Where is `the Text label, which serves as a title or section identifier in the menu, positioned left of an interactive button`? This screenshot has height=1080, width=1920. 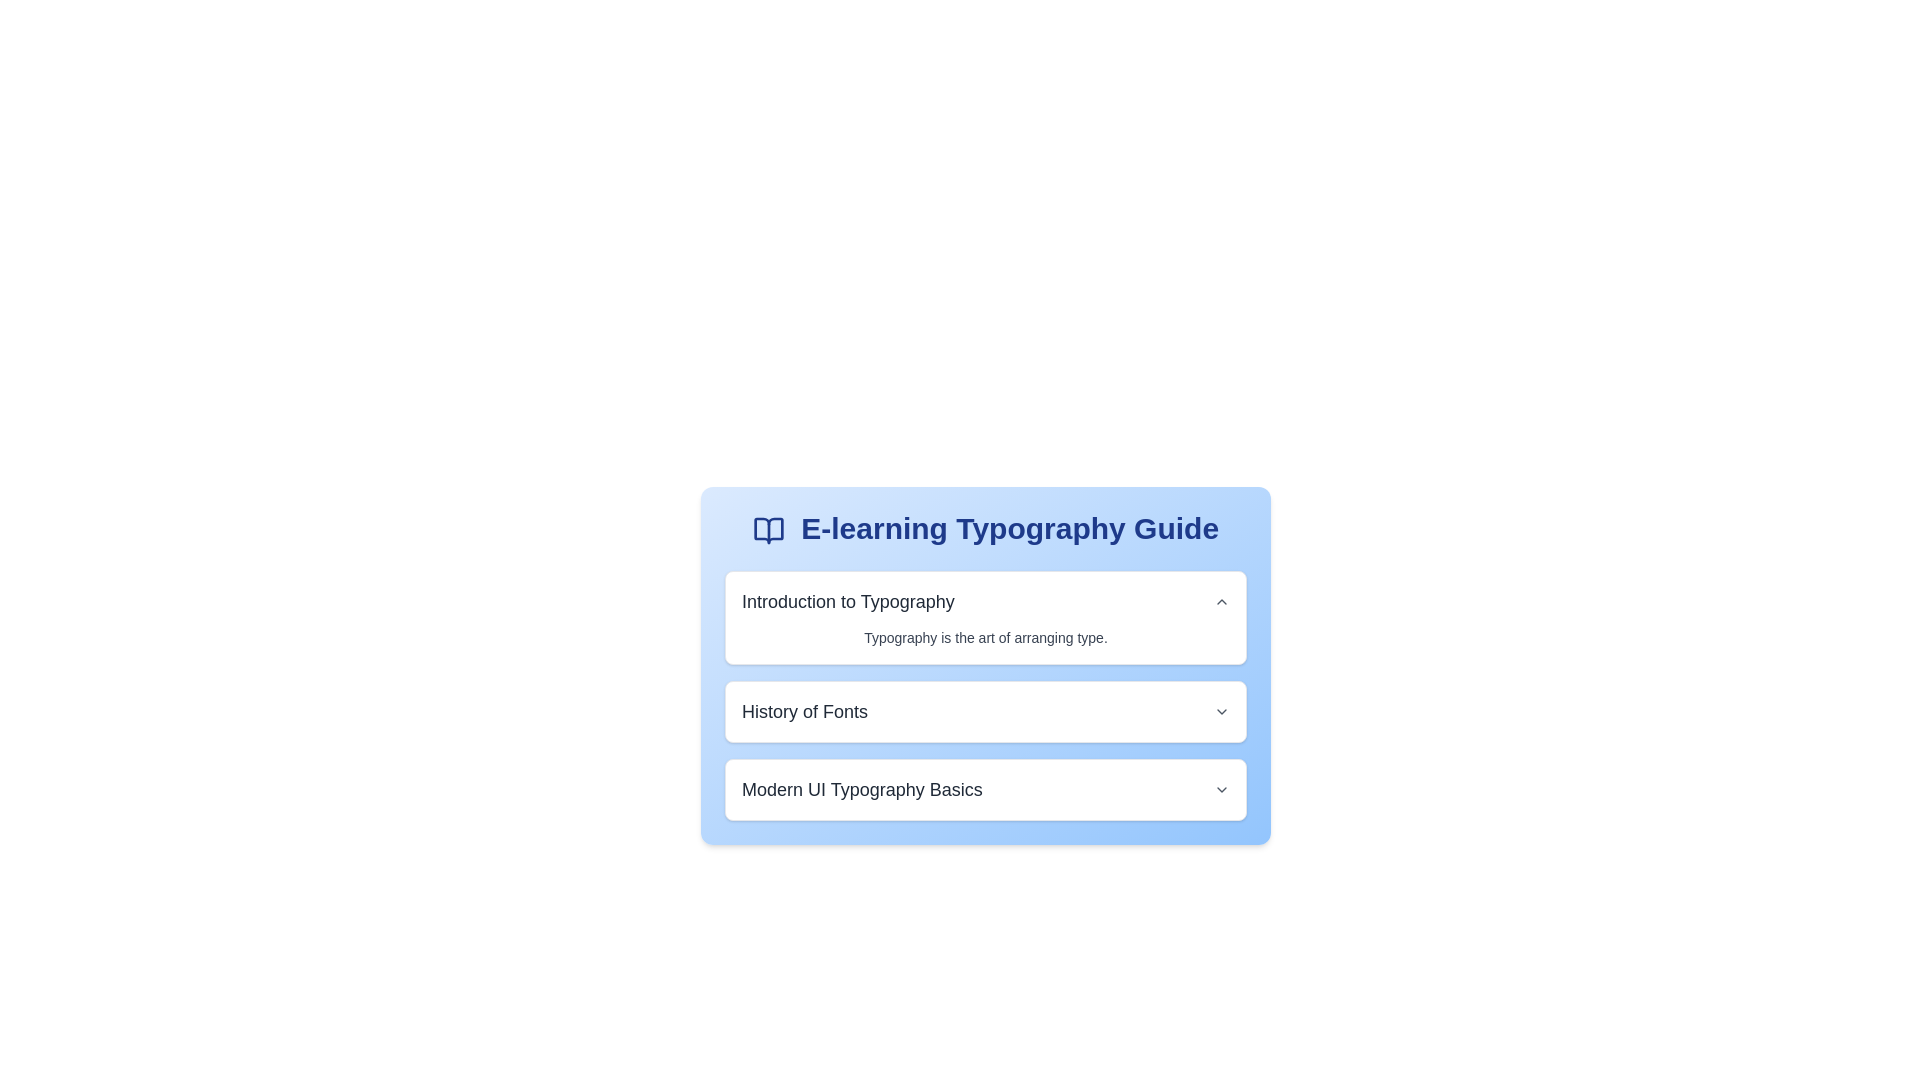 the Text label, which serves as a title or section identifier in the menu, positioned left of an interactive button is located at coordinates (805, 711).